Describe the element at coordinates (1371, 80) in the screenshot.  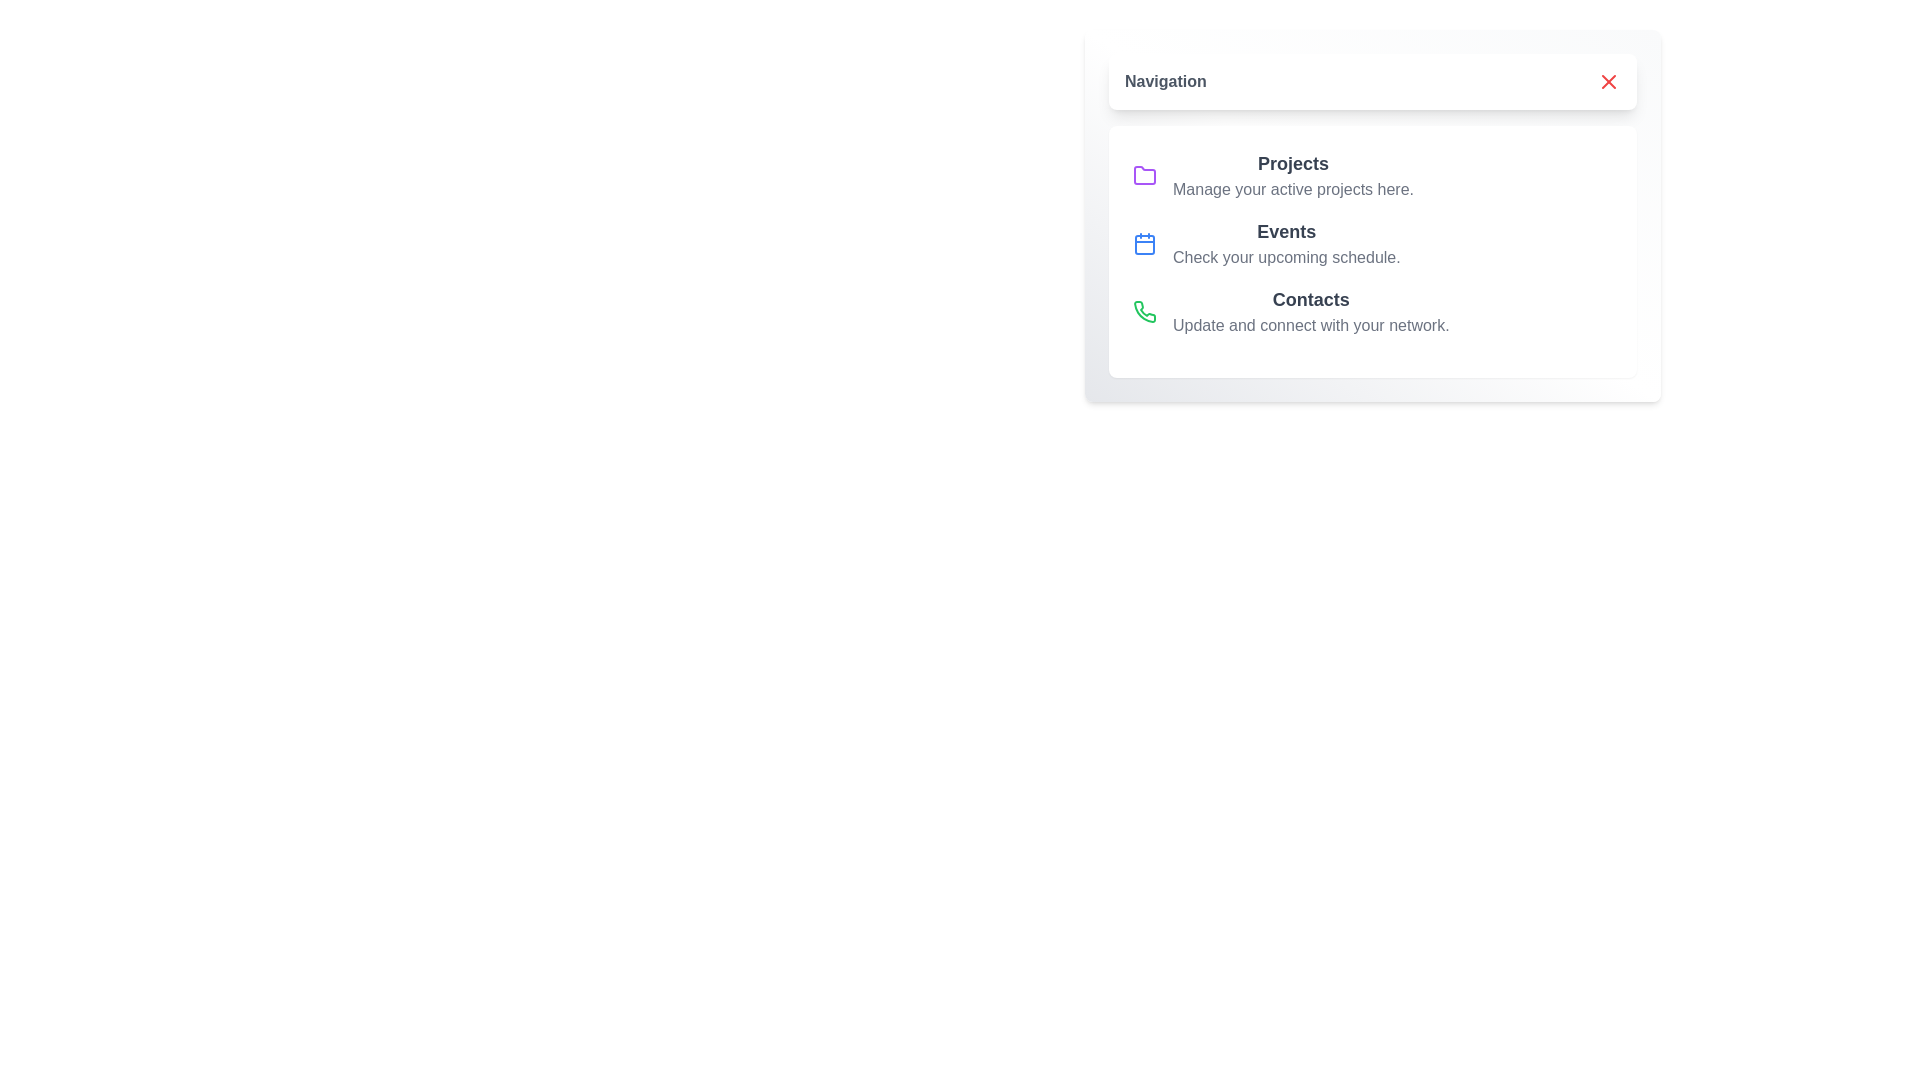
I see `the top button to toggle the menu state` at that location.